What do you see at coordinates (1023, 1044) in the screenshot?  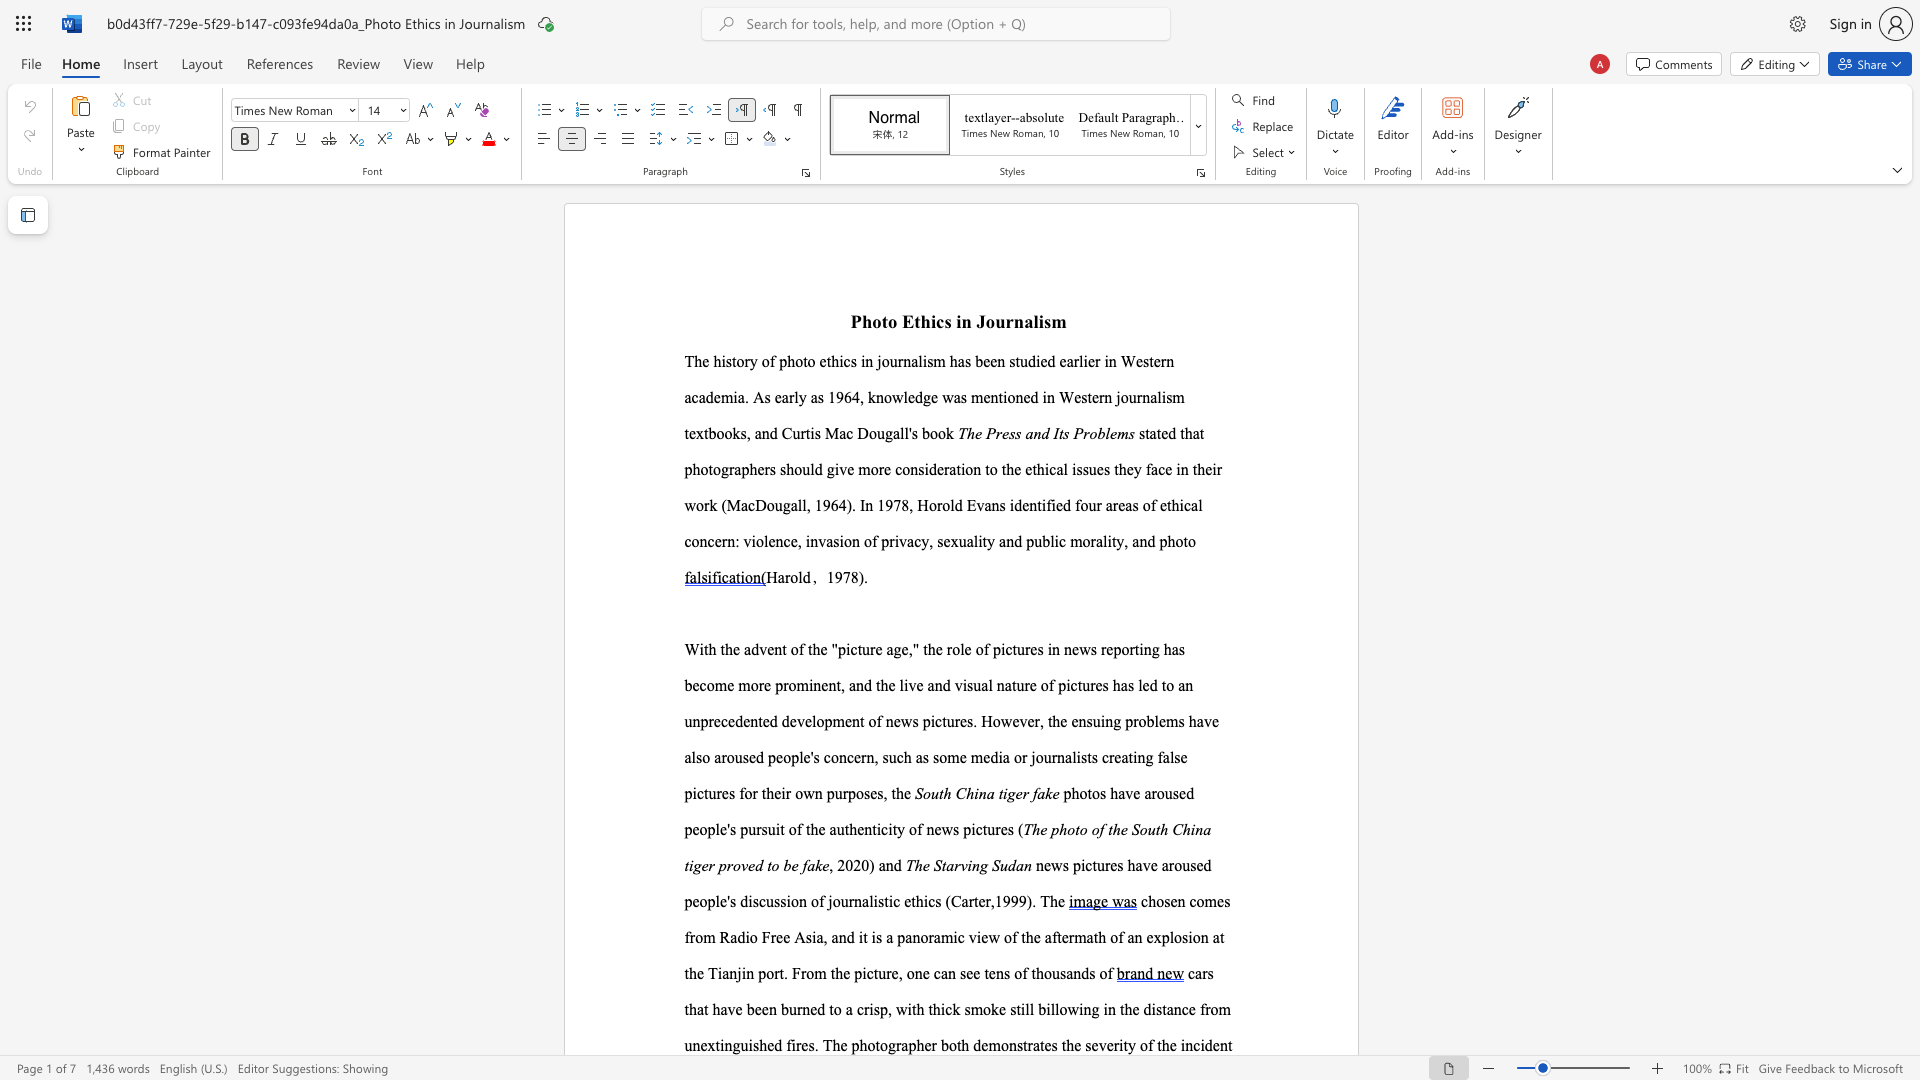 I see `the subset text "trat" within the text "demonstrates"` at bounding box center [1023, 1044].